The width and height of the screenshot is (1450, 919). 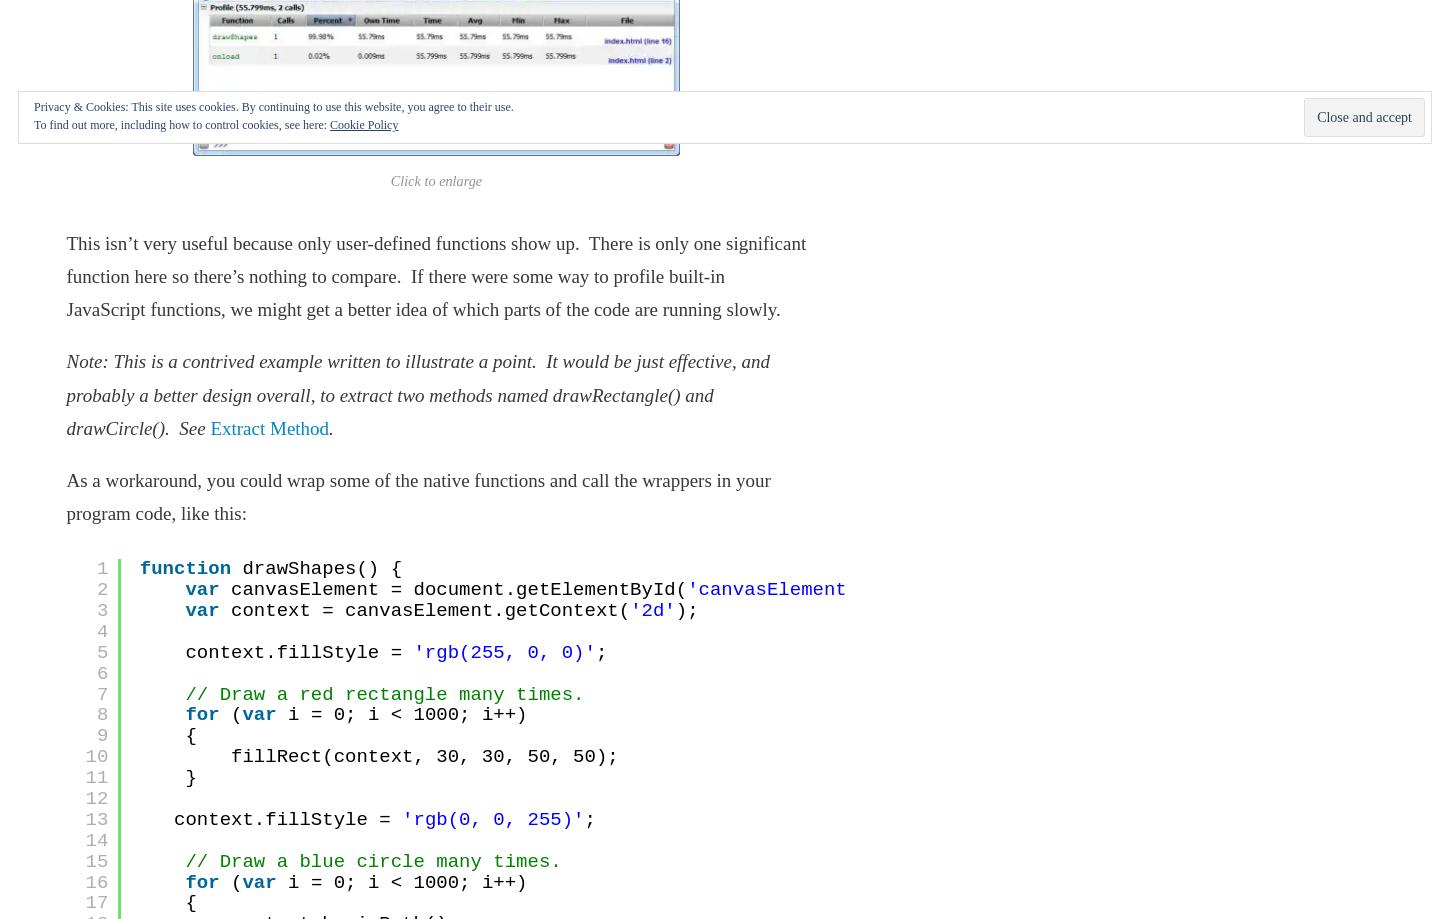 What do you see at coordinates (96, 797) in the screenshot?
I see `'12'` at bounding box center [96, 797].